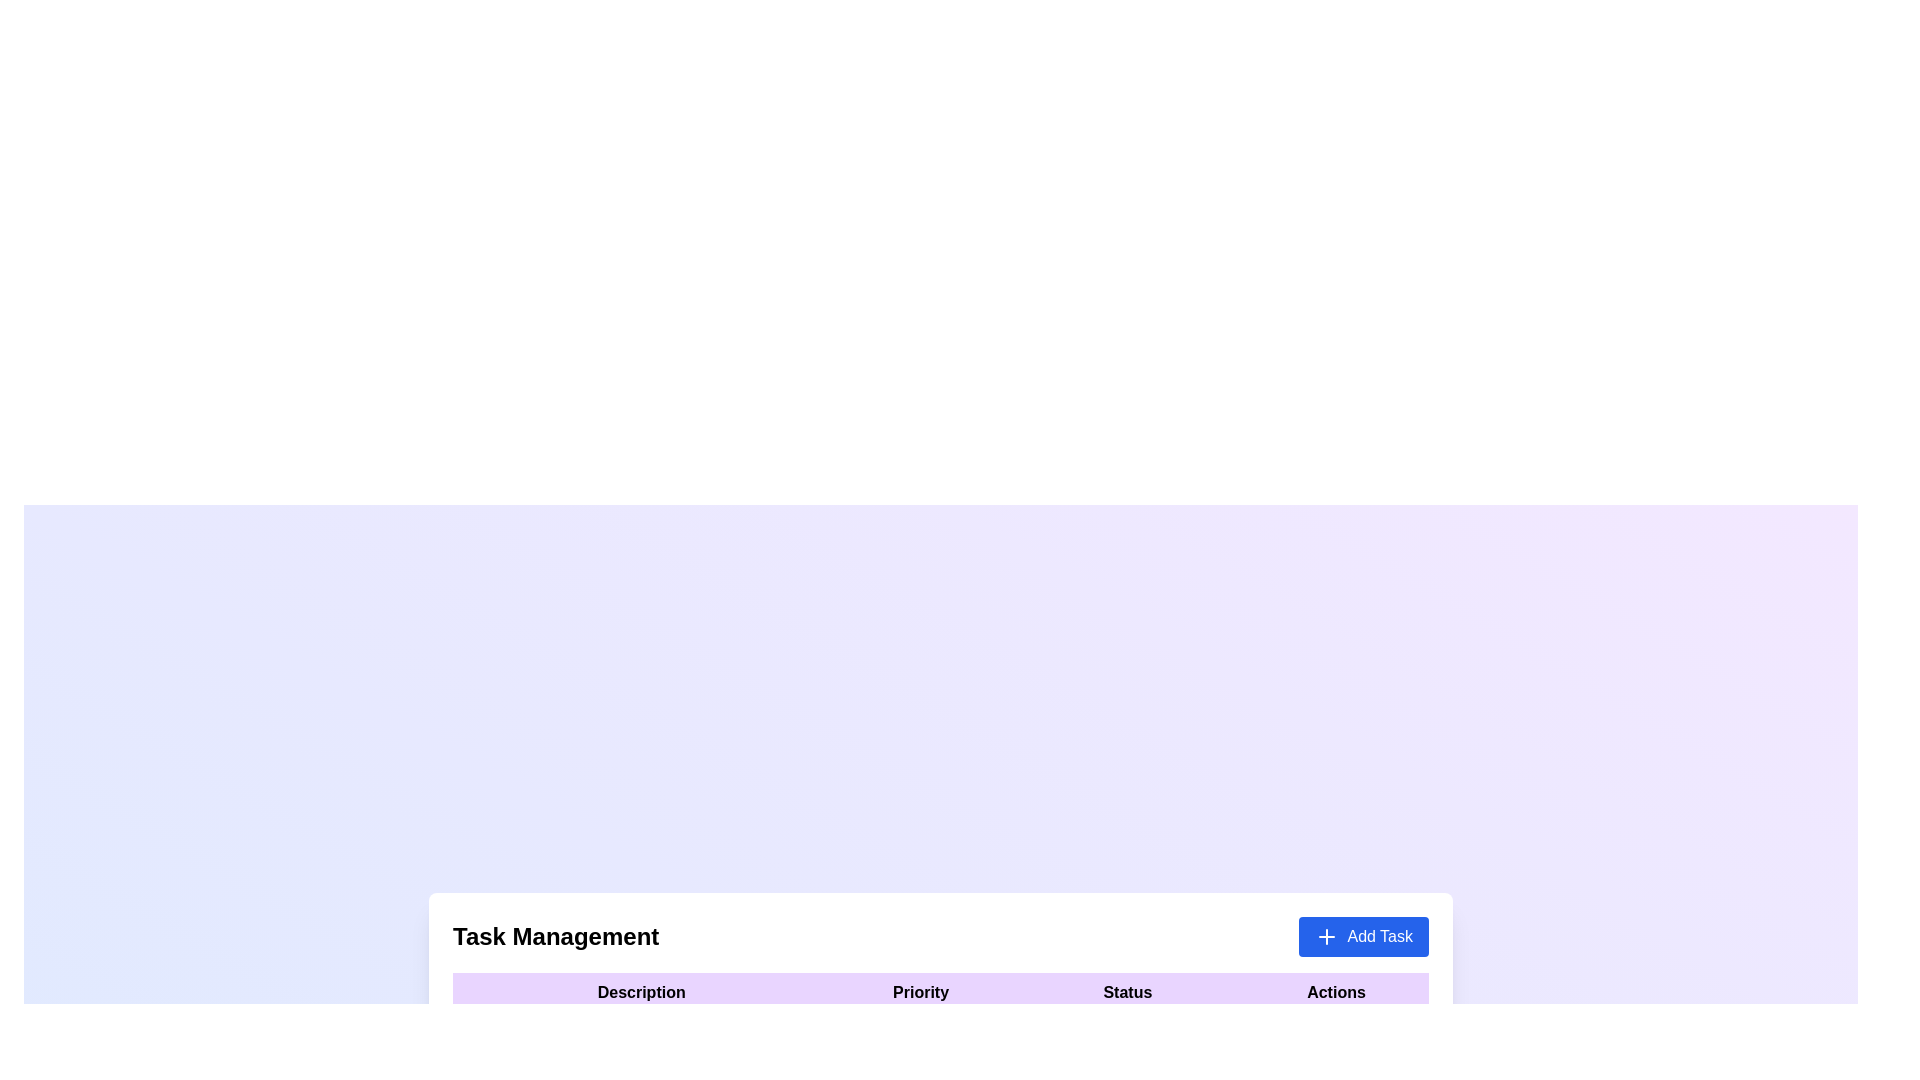 The width and height of the screenshot is (1920, 1080). What do you see at coordinates (556, 937) in the screenshot?
I see `the text heading that serves as a header for the task management section` at bounding box center [556, 937].